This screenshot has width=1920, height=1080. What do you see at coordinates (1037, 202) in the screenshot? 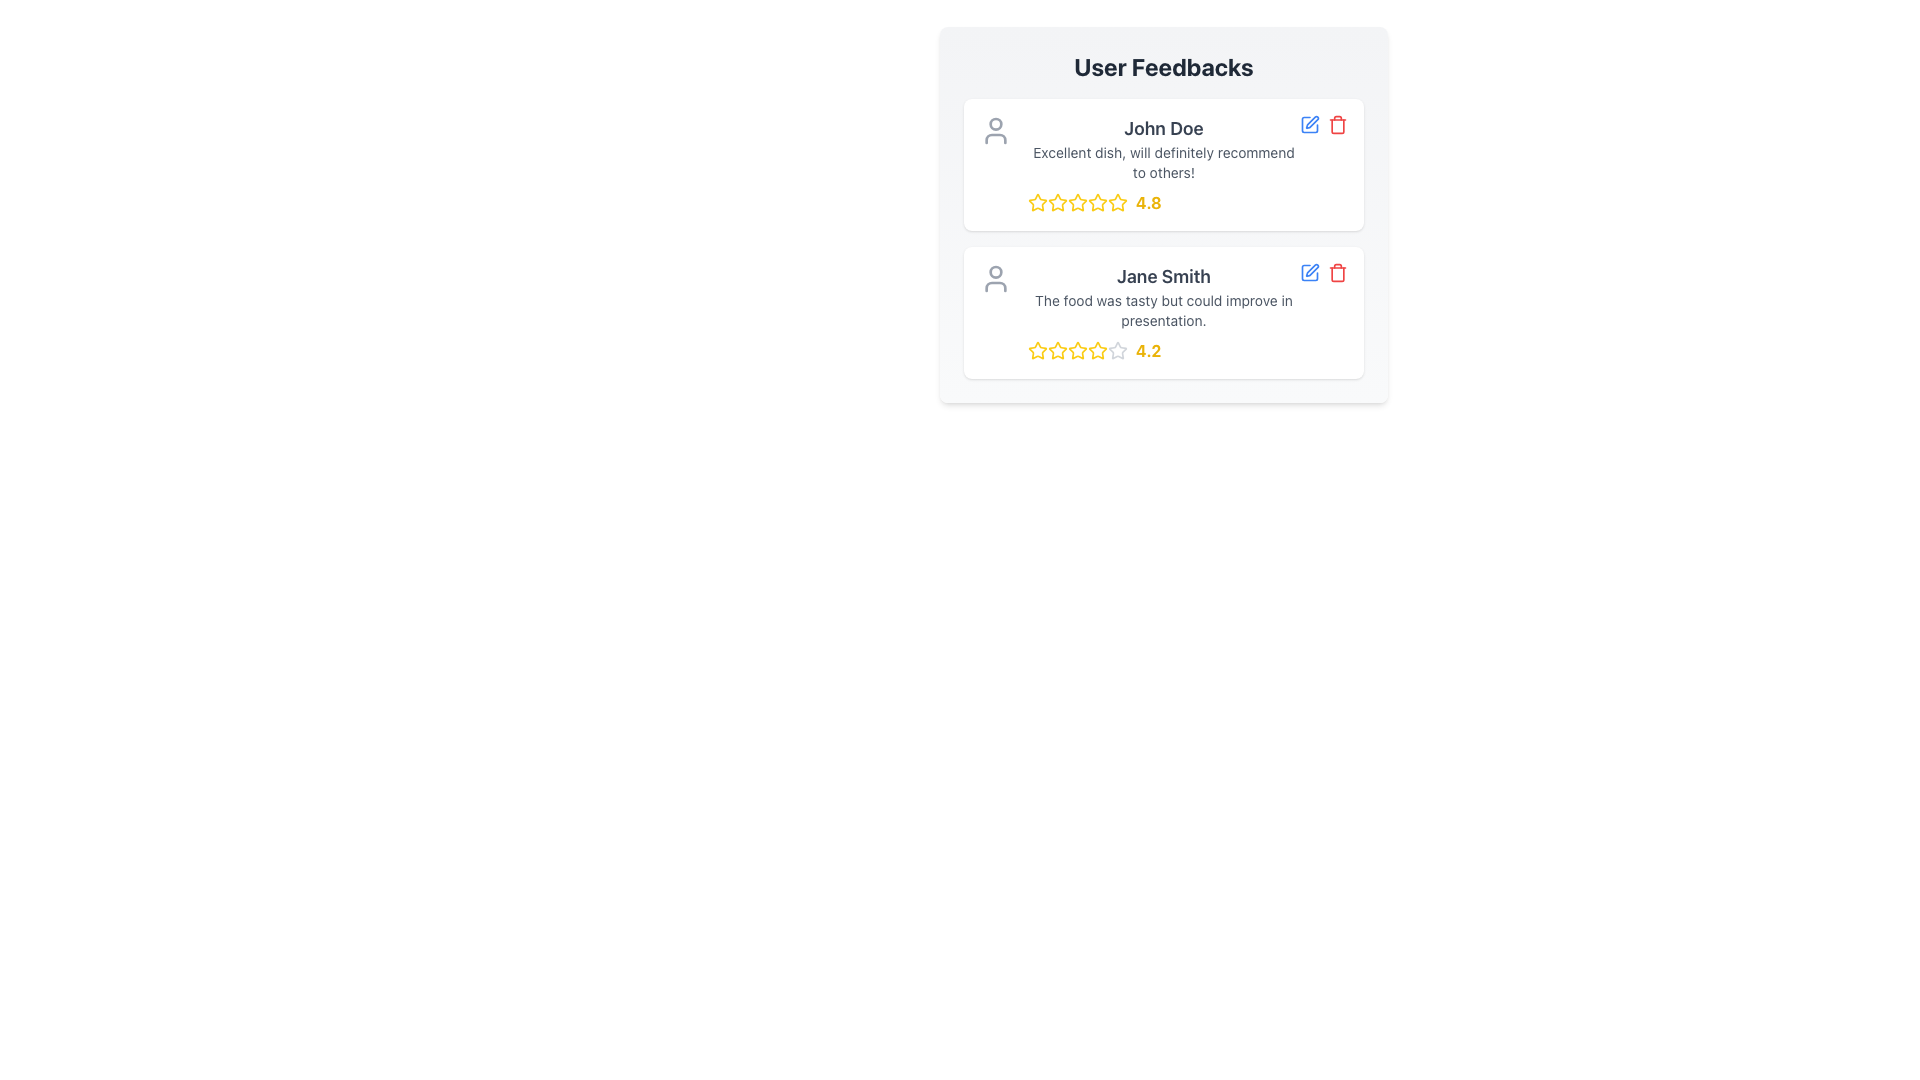
I see `the first star icon in the rating component for user 'John Doe' to interact with the rating functionality` at bounding box center [1037, 202].